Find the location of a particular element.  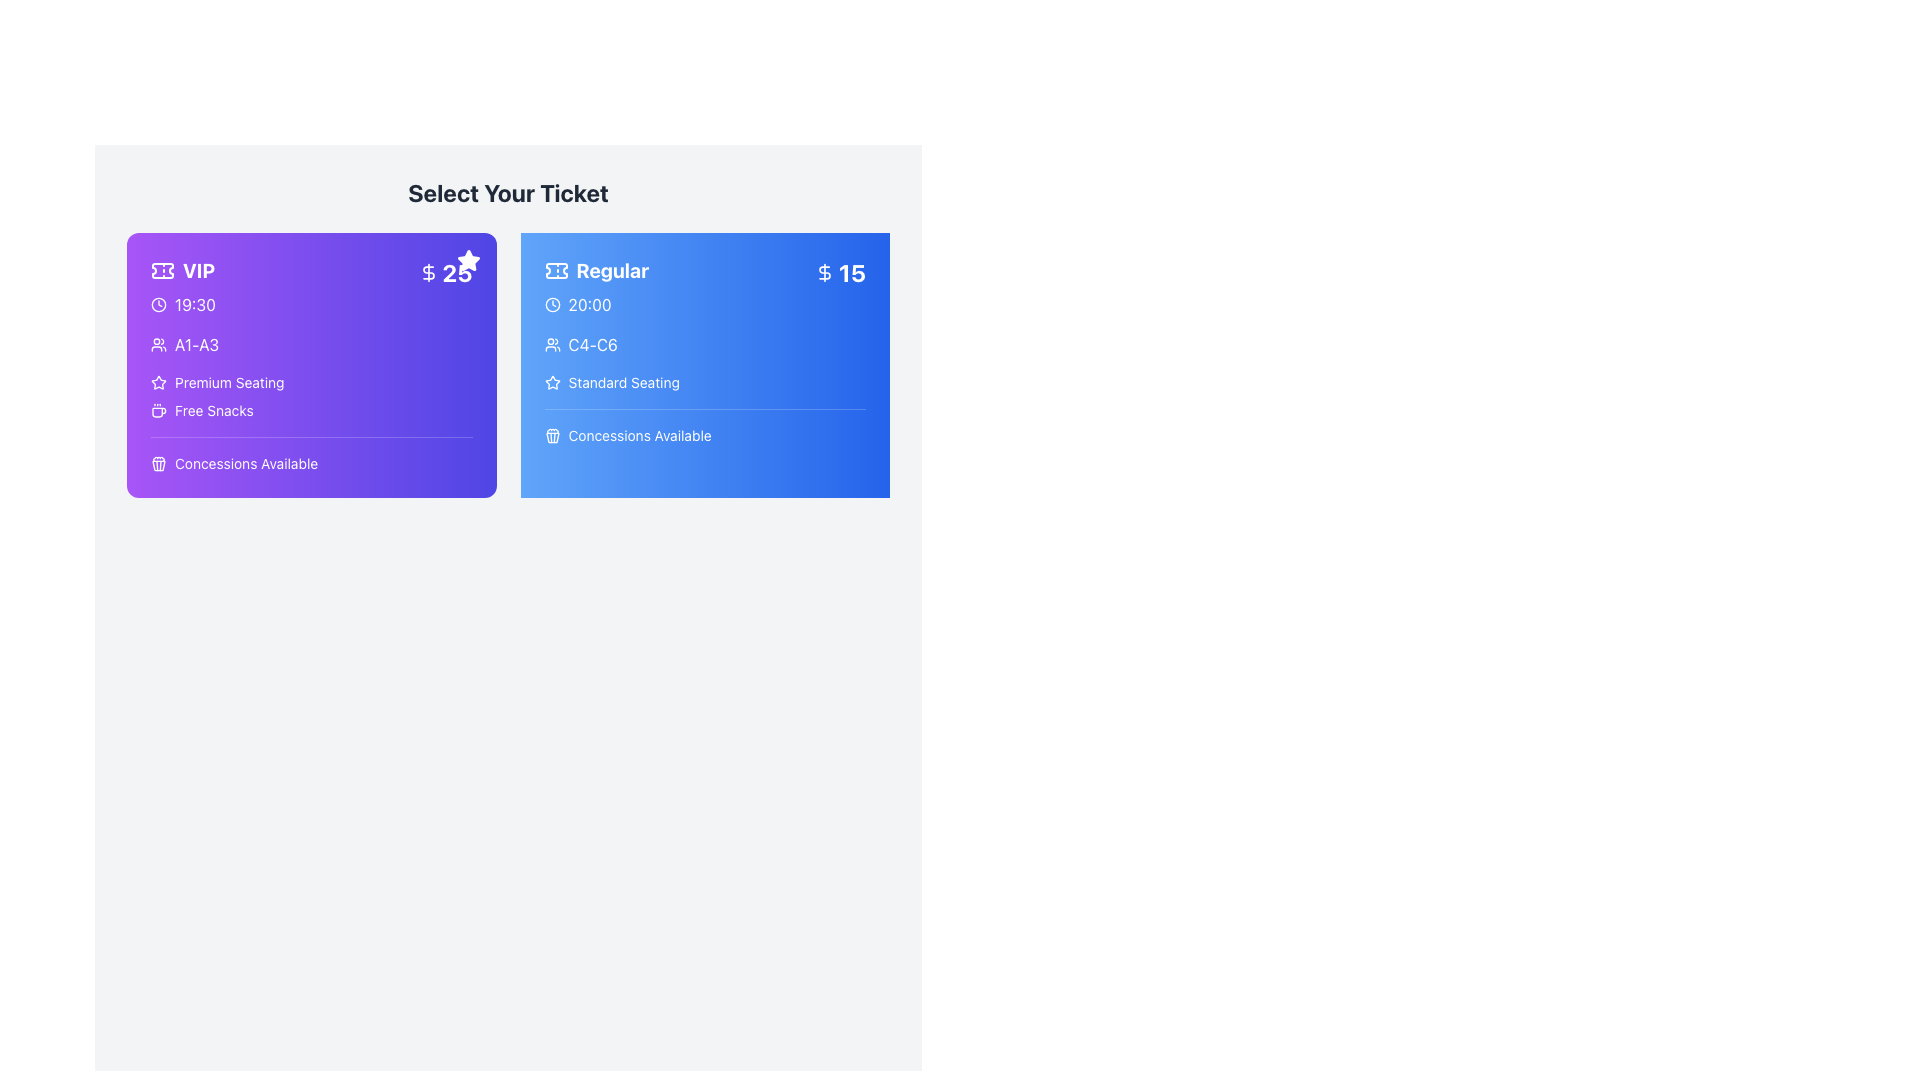

text content of the 'C4-C6' label located within the 'Regular' ticket option, positioned below the time (20:00) and above the 'Standard Seating' label is located at coordinates (592, 343).